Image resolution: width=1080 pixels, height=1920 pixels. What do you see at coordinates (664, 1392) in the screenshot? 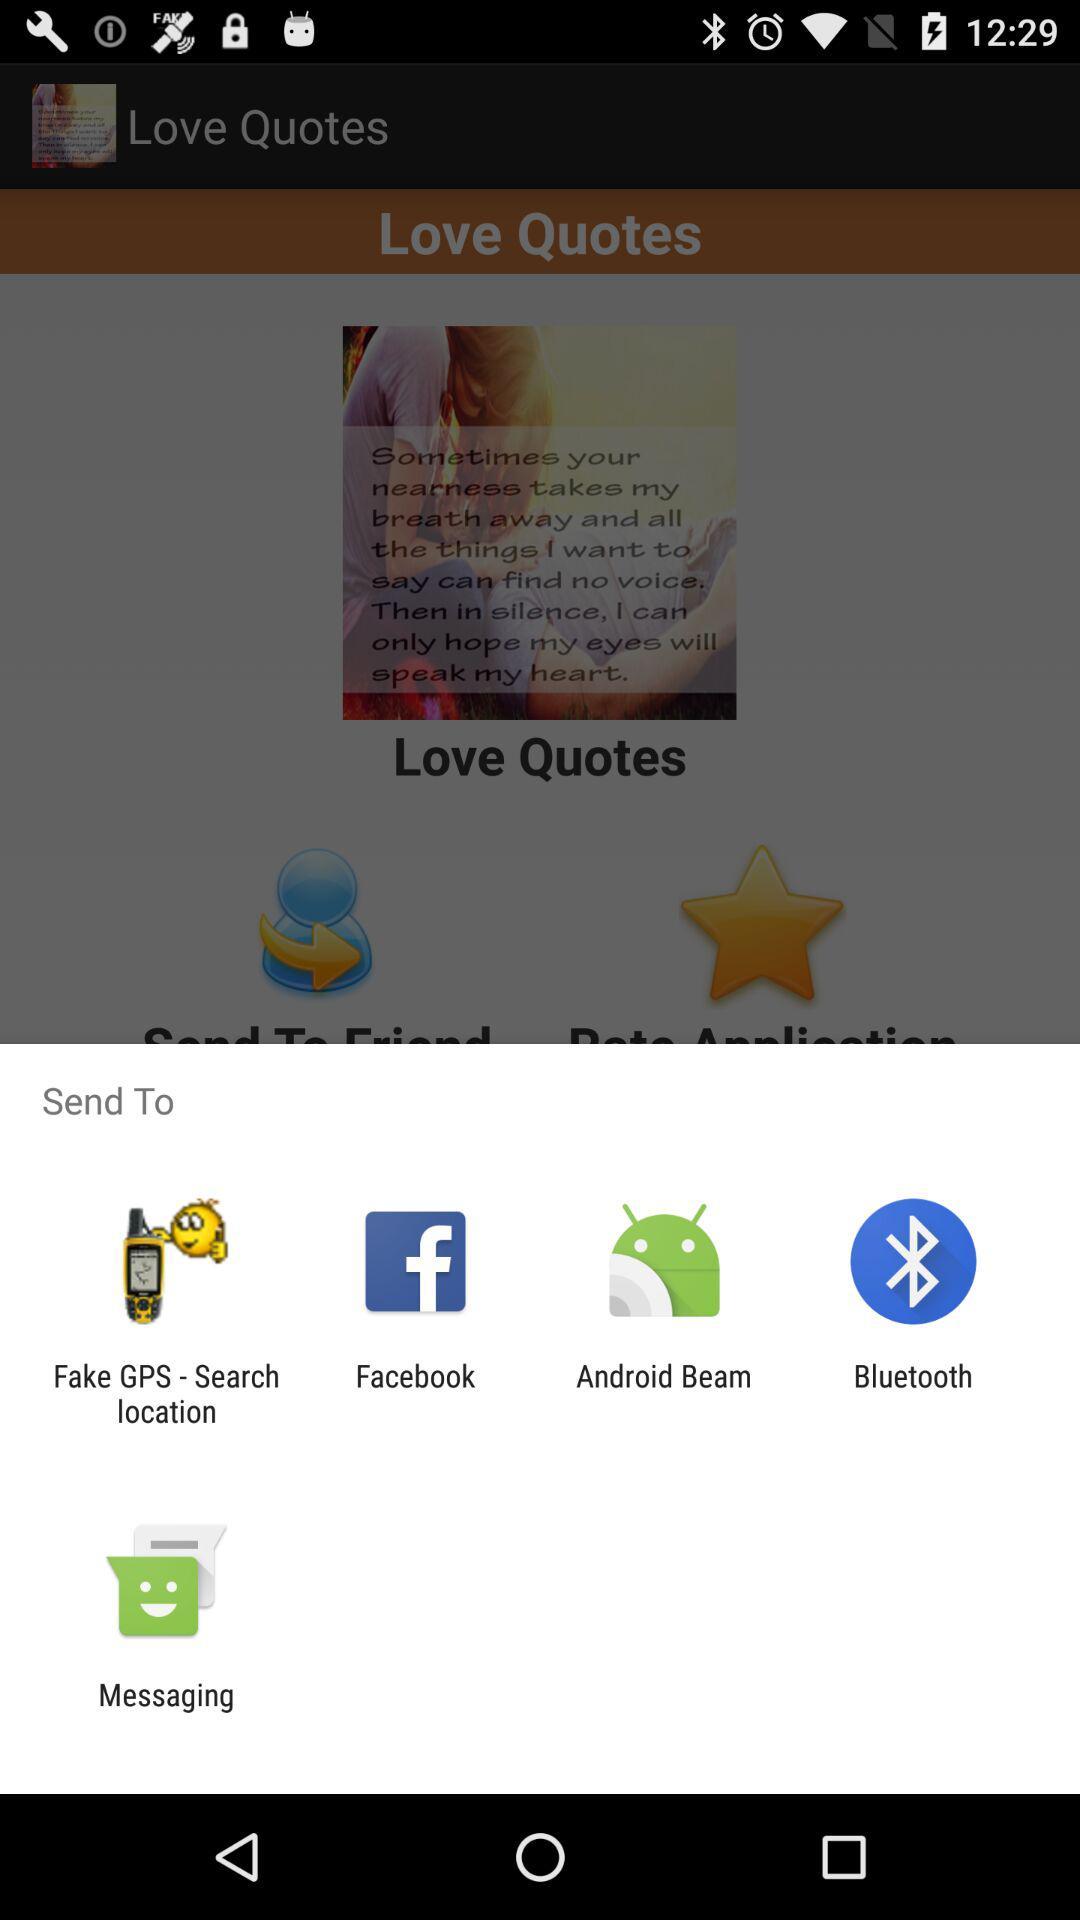
I see `item to the left of the bluetooth item` at bounding box center [664, 1392].